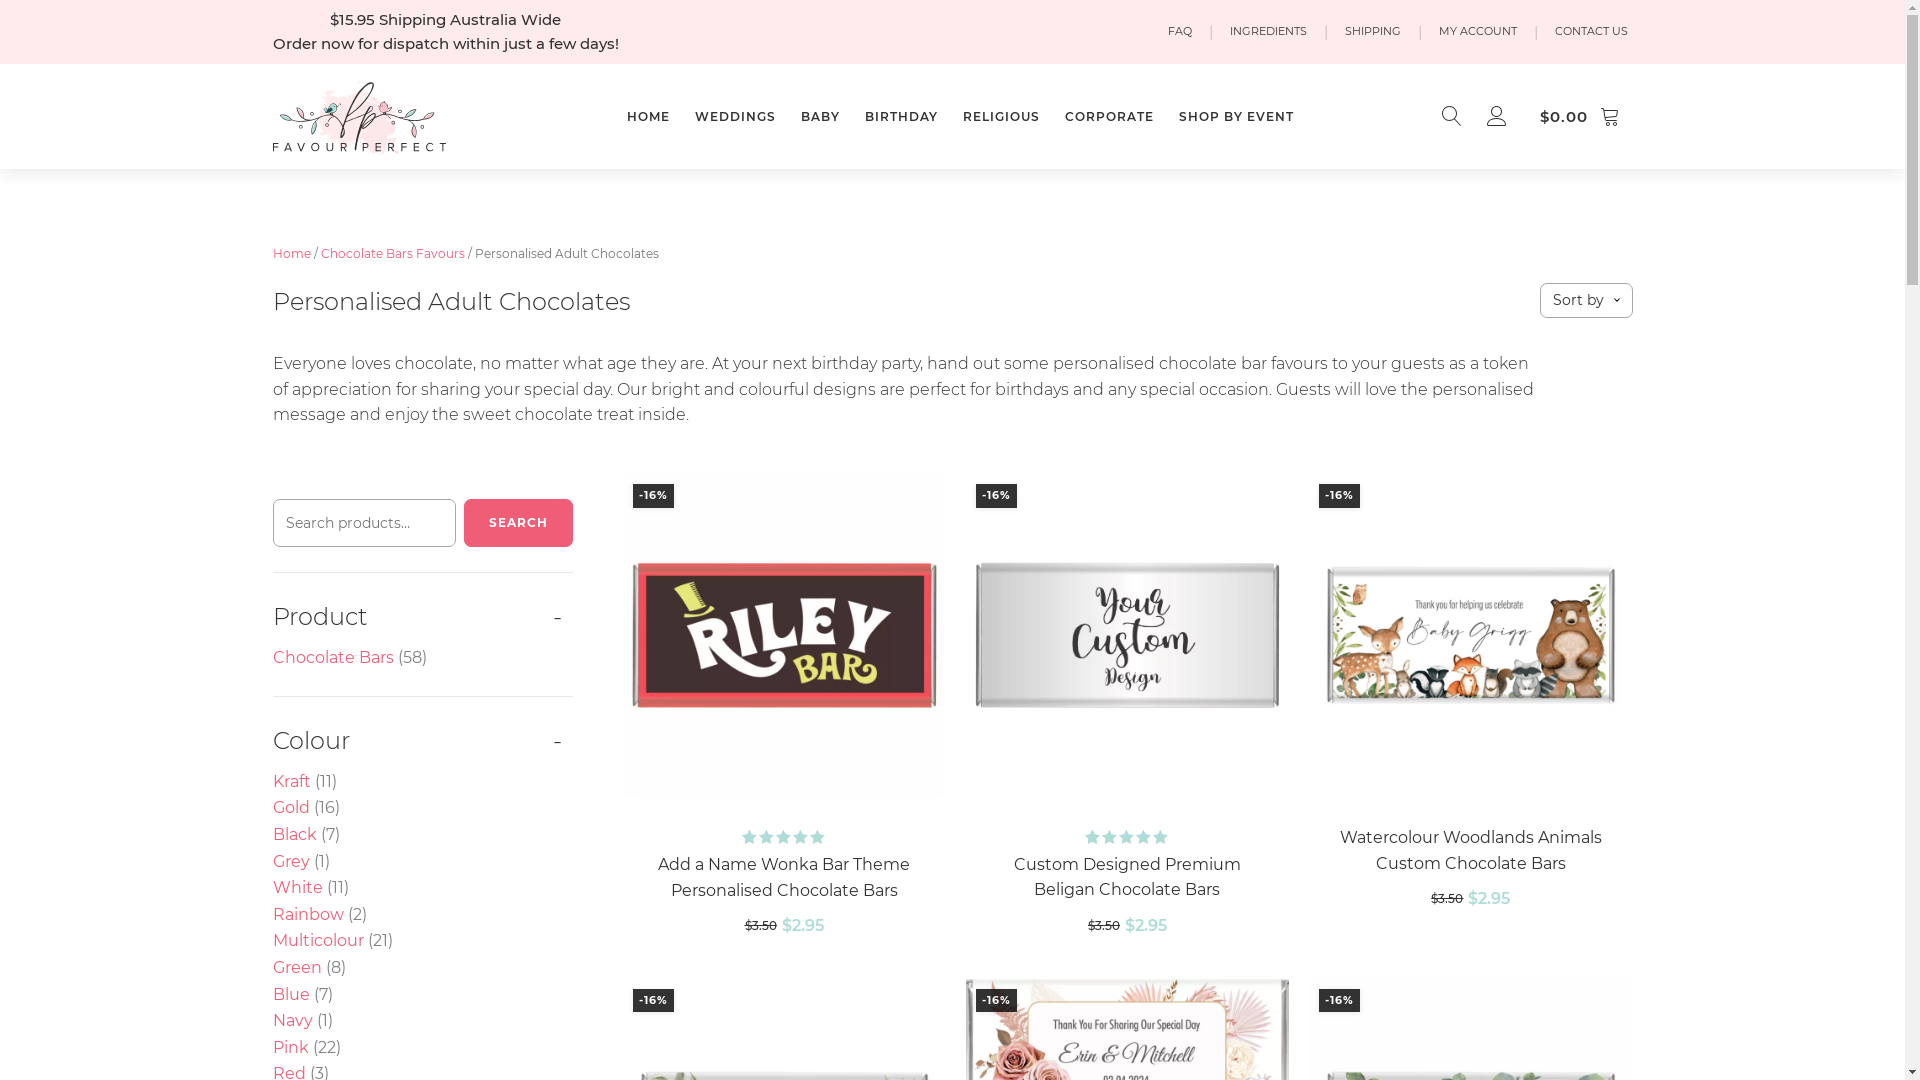 Image resolution: width=1920 pixels, height=1080 pixels. I want to click on 'Green', so click(271, 966).